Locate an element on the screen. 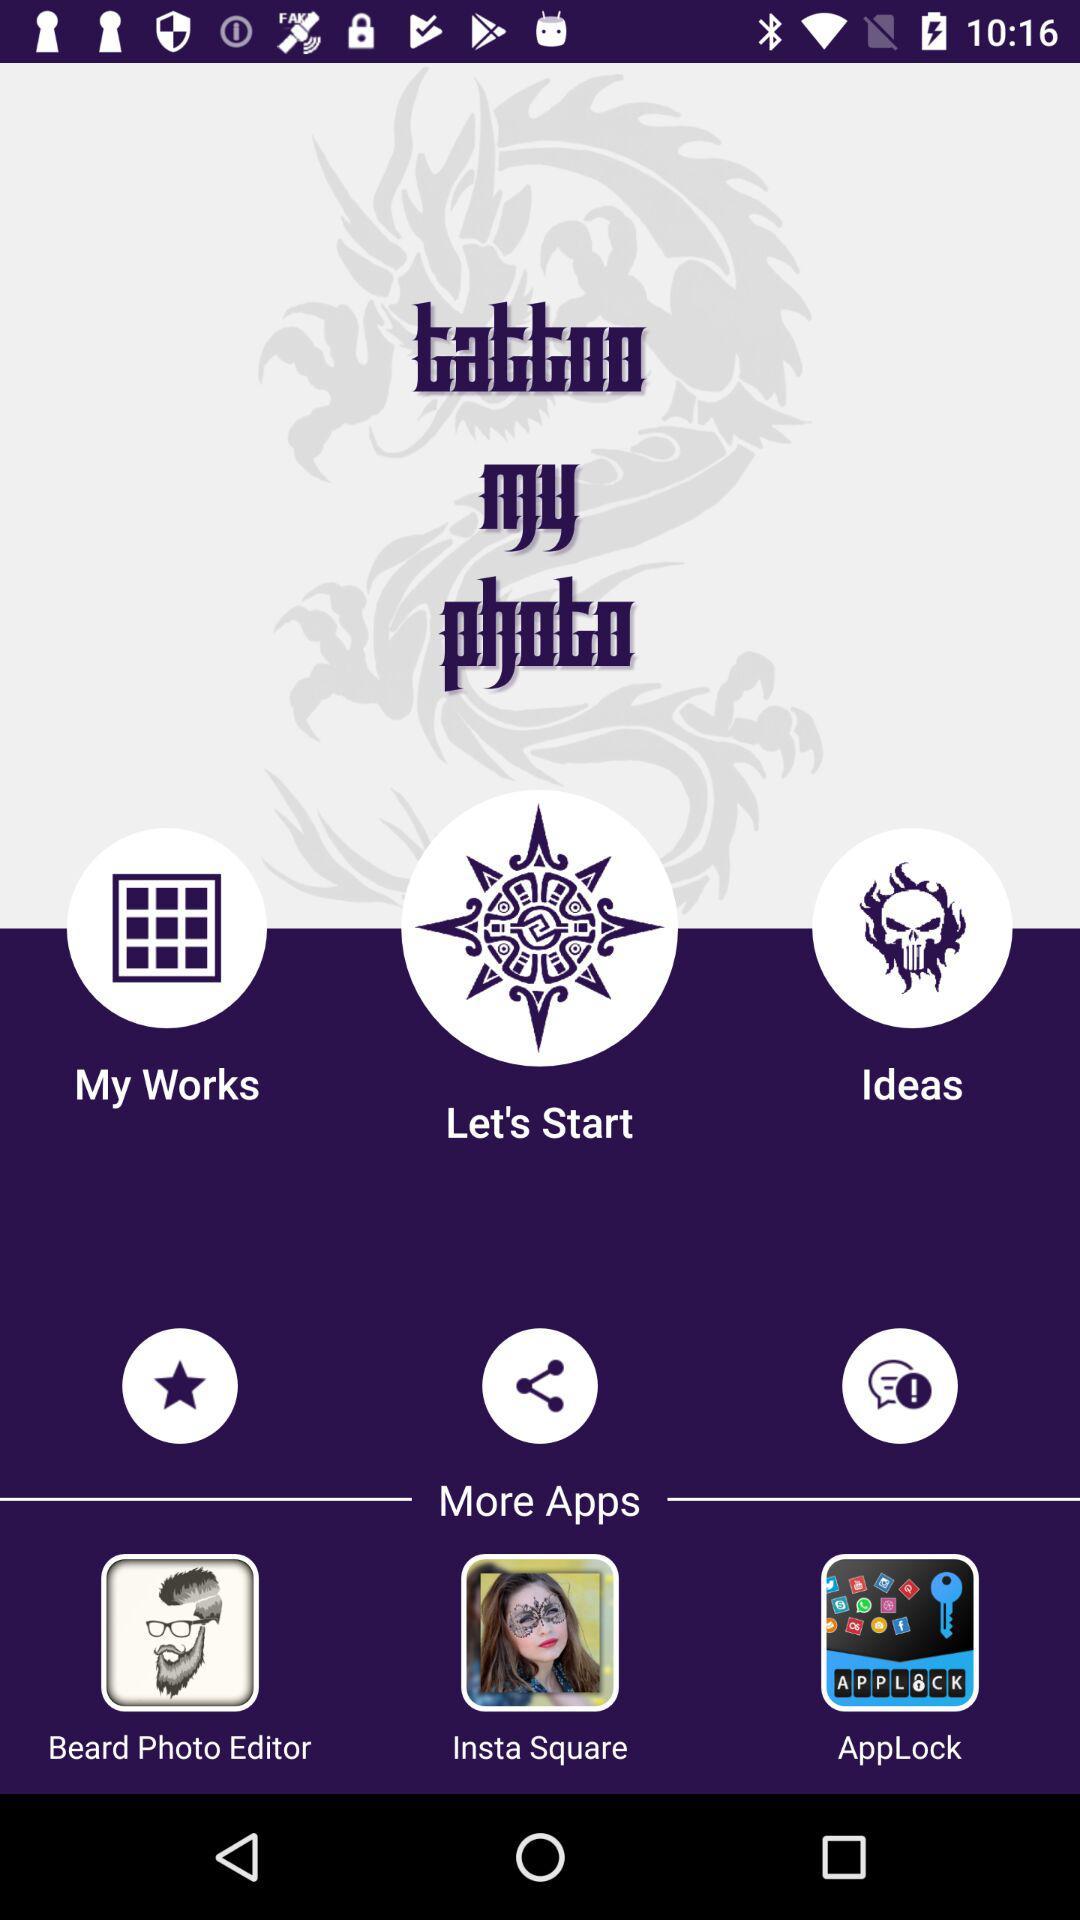 Image resolution: width=1080 pixels, height=1920 pixels. get insta square app is located at coordinates (540, 1632).